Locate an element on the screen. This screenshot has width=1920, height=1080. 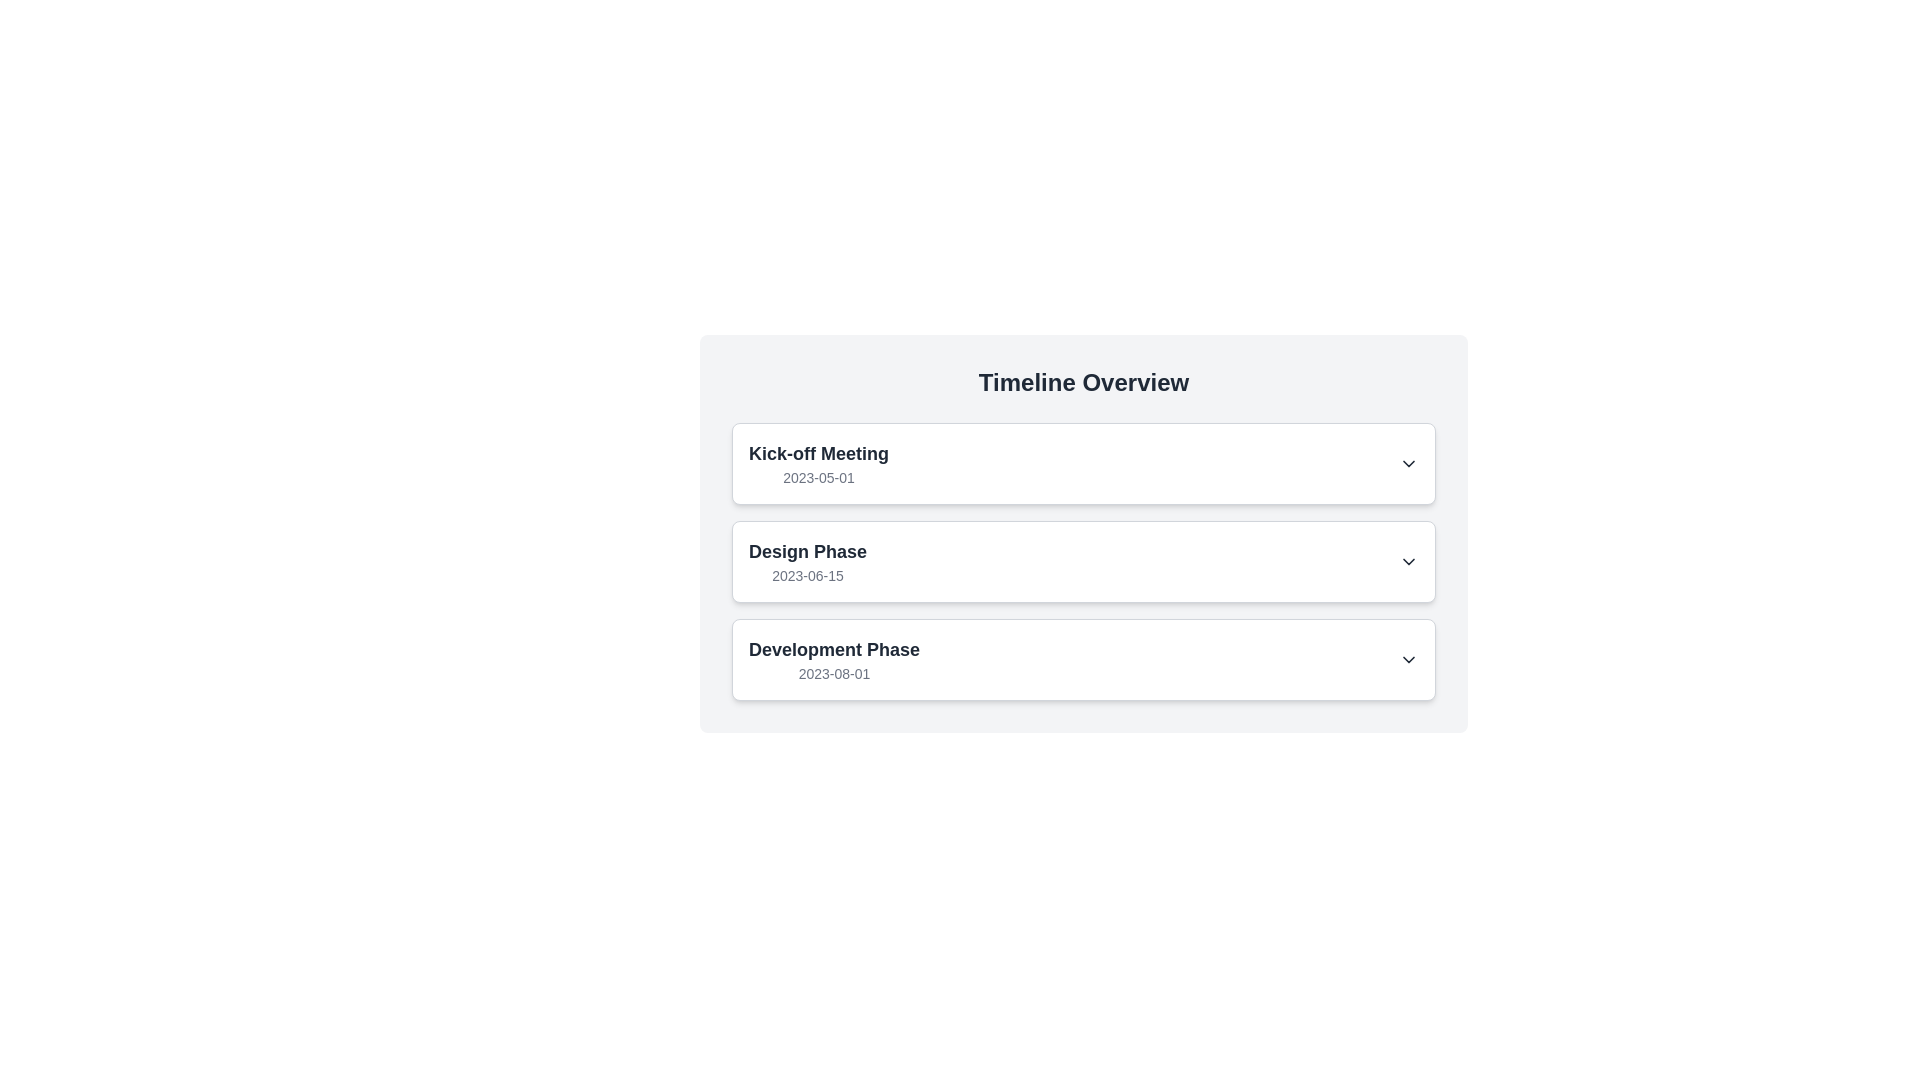
event name and date from the static text label titled 'Kick-off Meeting' in the 'Timeline Overview' section is located at coordinates (819, 463).